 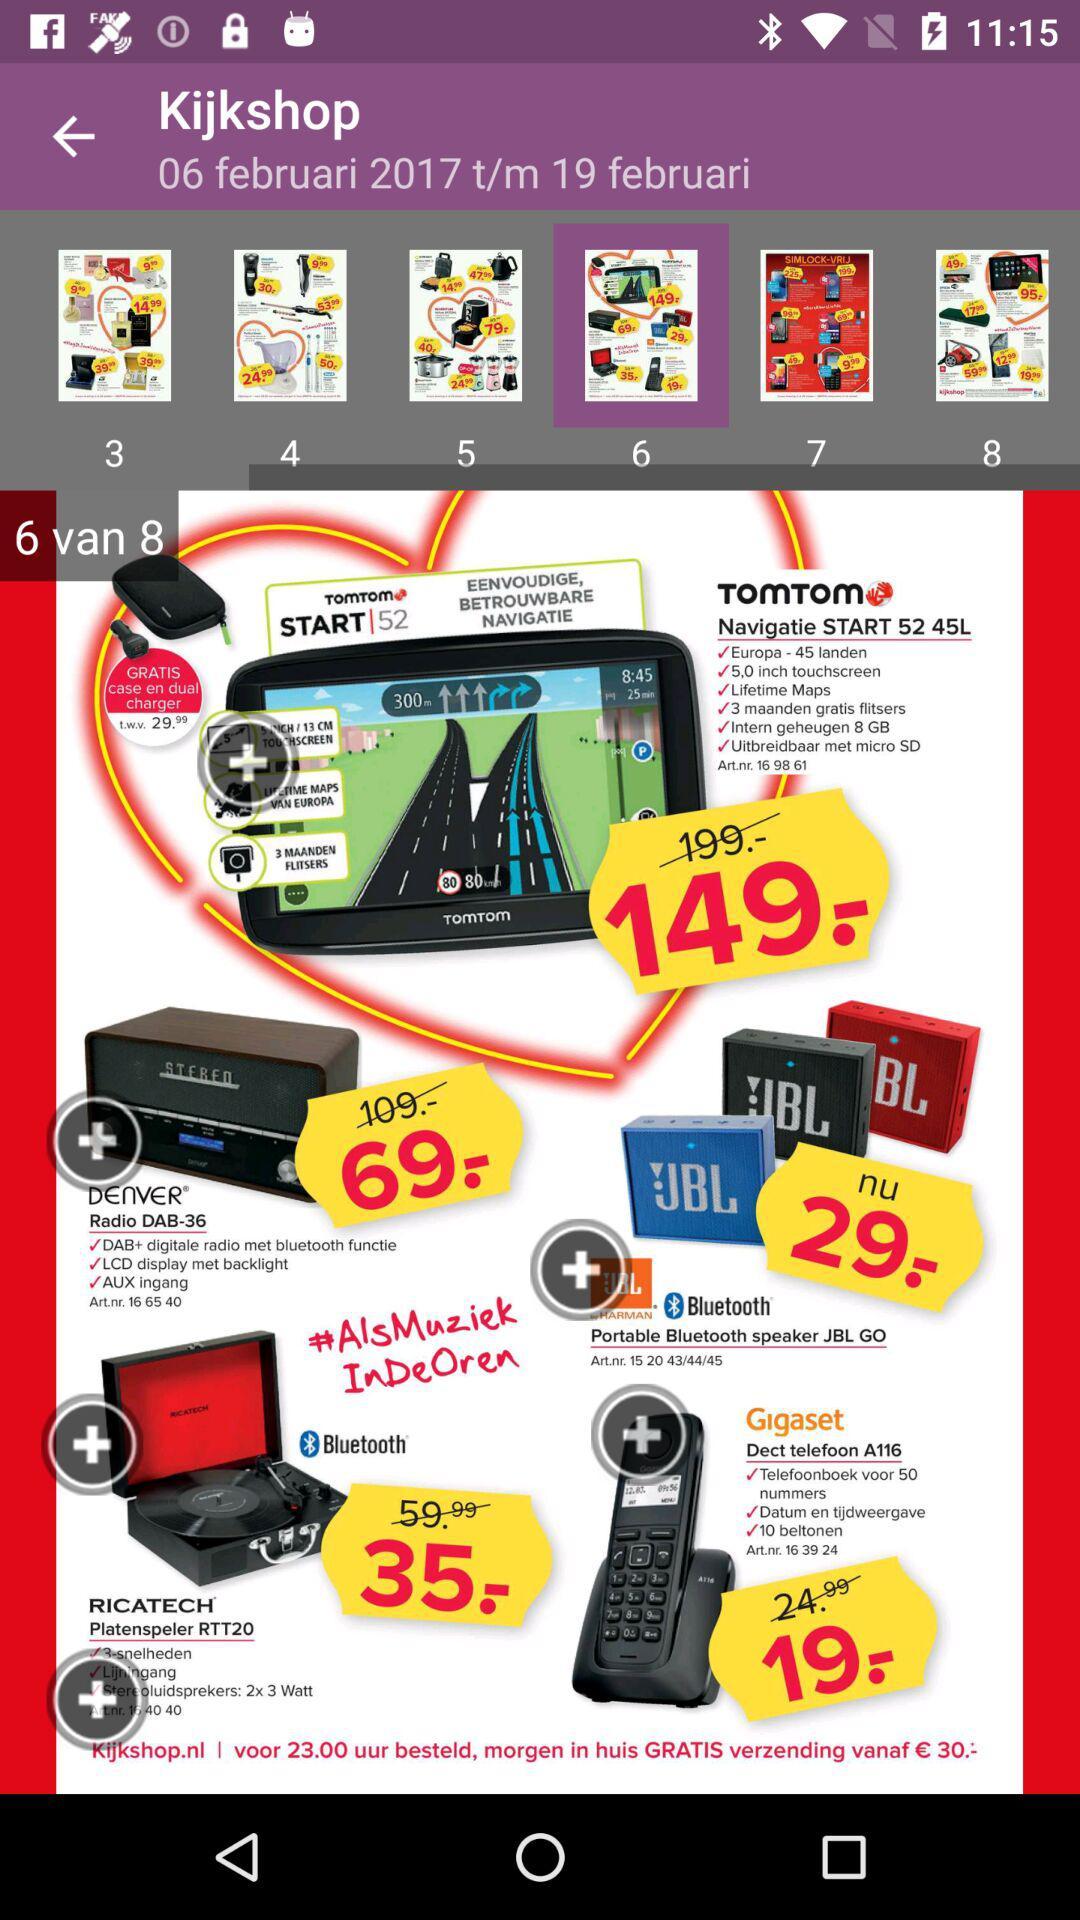 I want to click on tap on the image which is above 3, so click(x=115, y=326).